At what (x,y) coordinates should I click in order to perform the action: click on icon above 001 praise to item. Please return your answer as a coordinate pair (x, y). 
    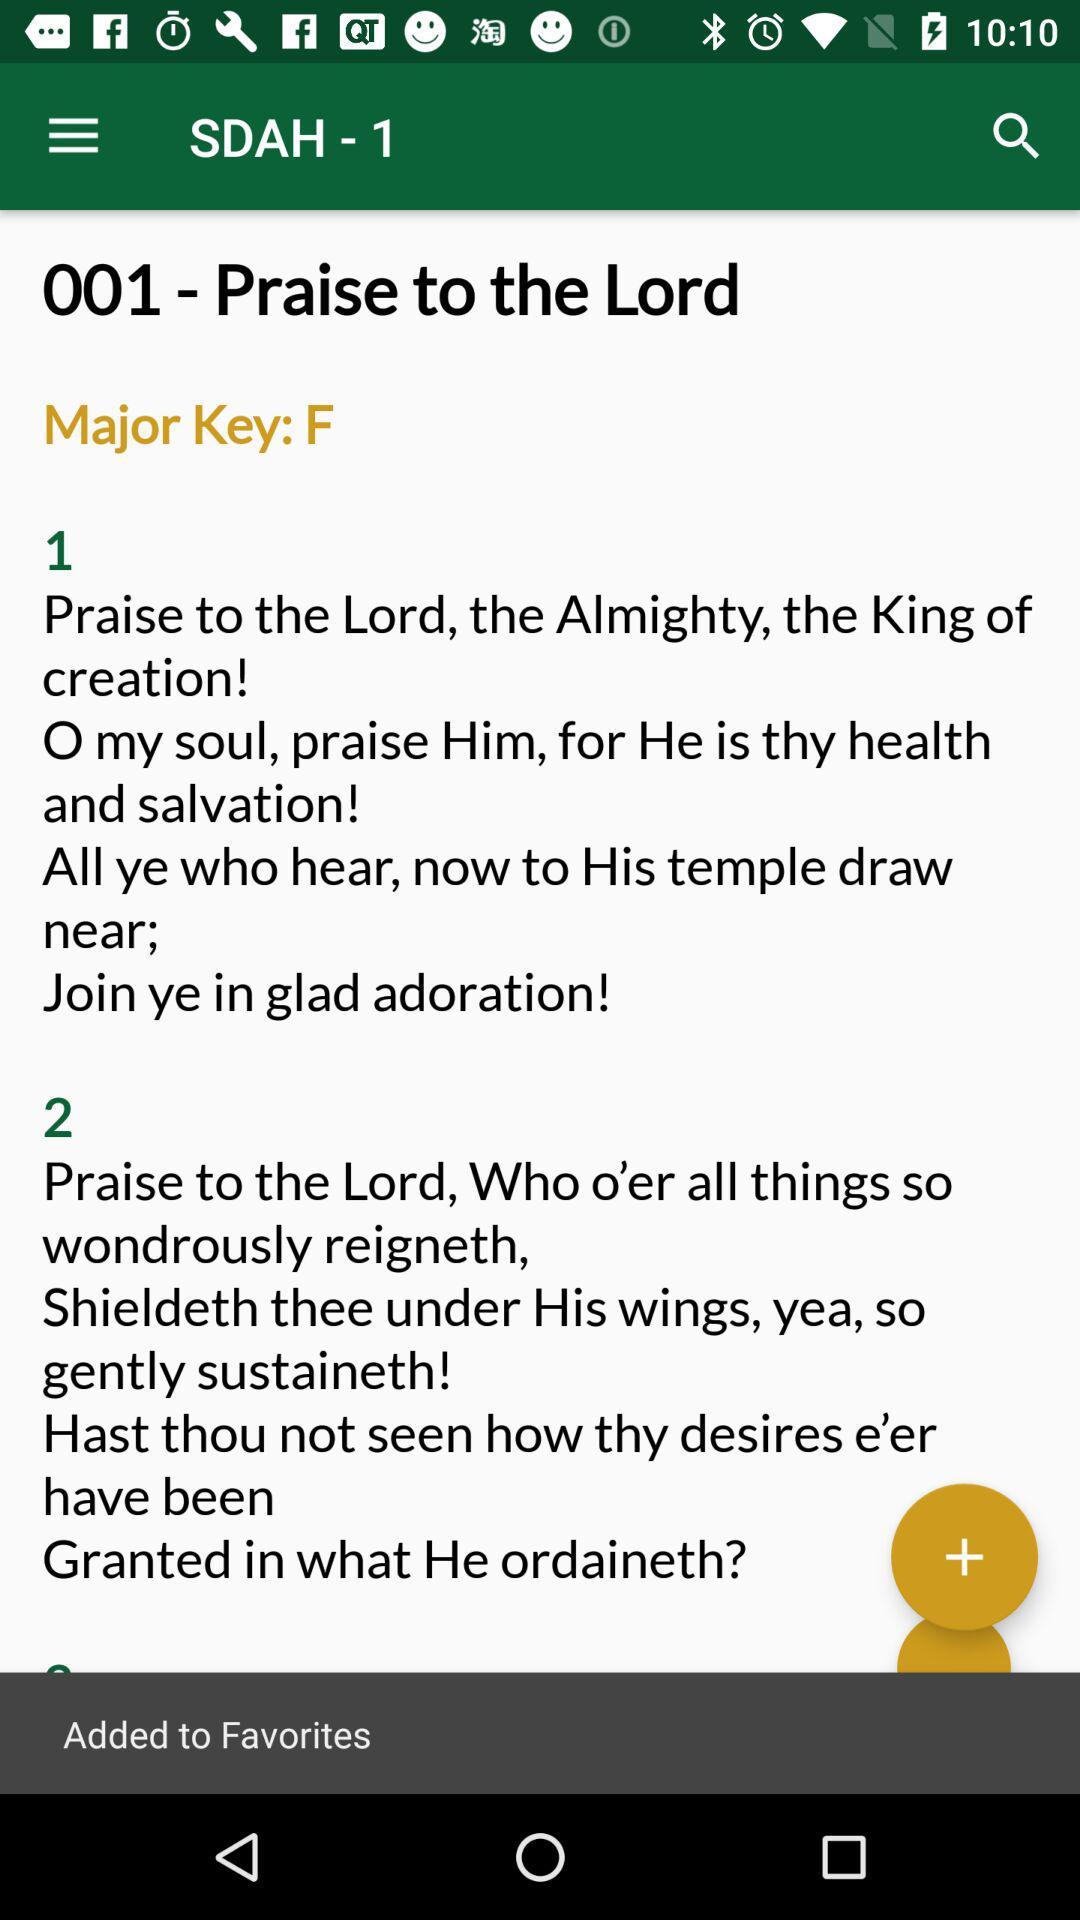
    Looking at the image, I should click on (1017, 135).